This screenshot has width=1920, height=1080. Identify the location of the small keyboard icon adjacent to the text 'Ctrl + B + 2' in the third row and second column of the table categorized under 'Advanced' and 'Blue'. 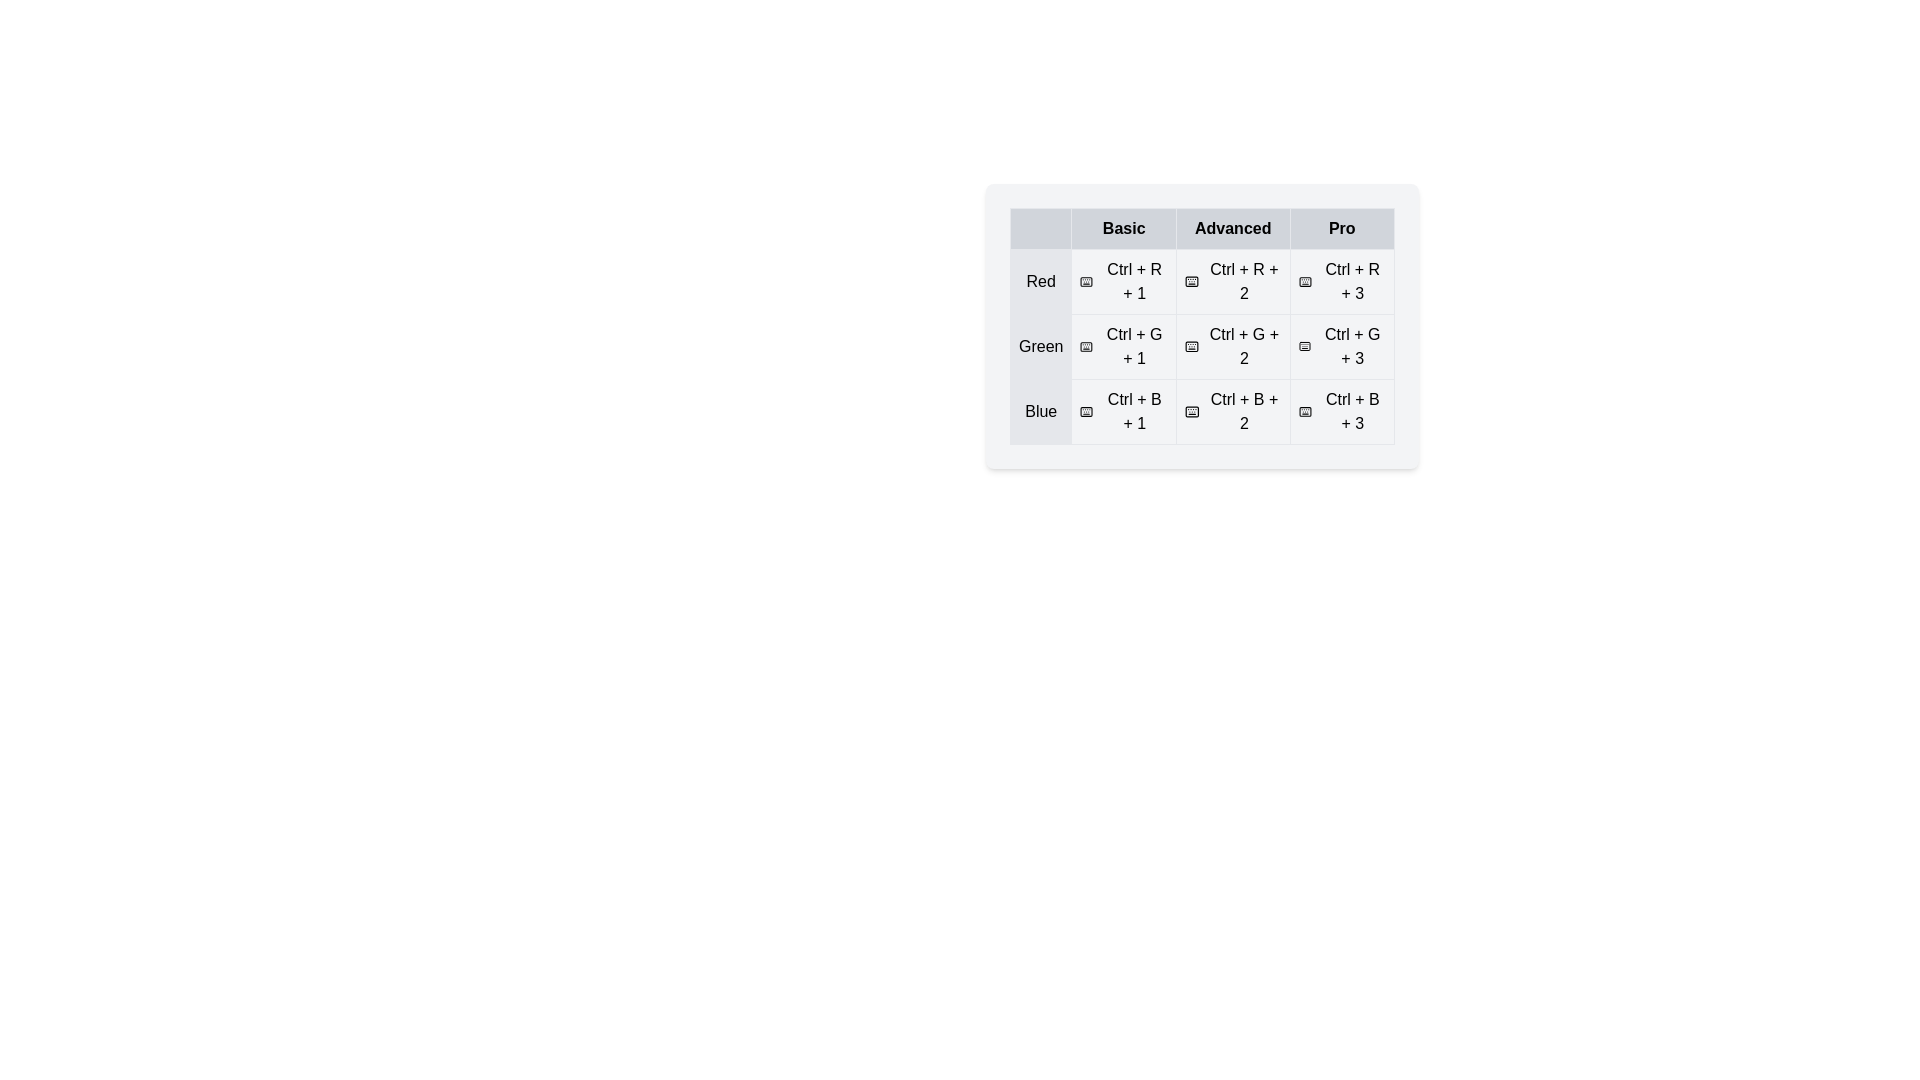
(1192, 411).